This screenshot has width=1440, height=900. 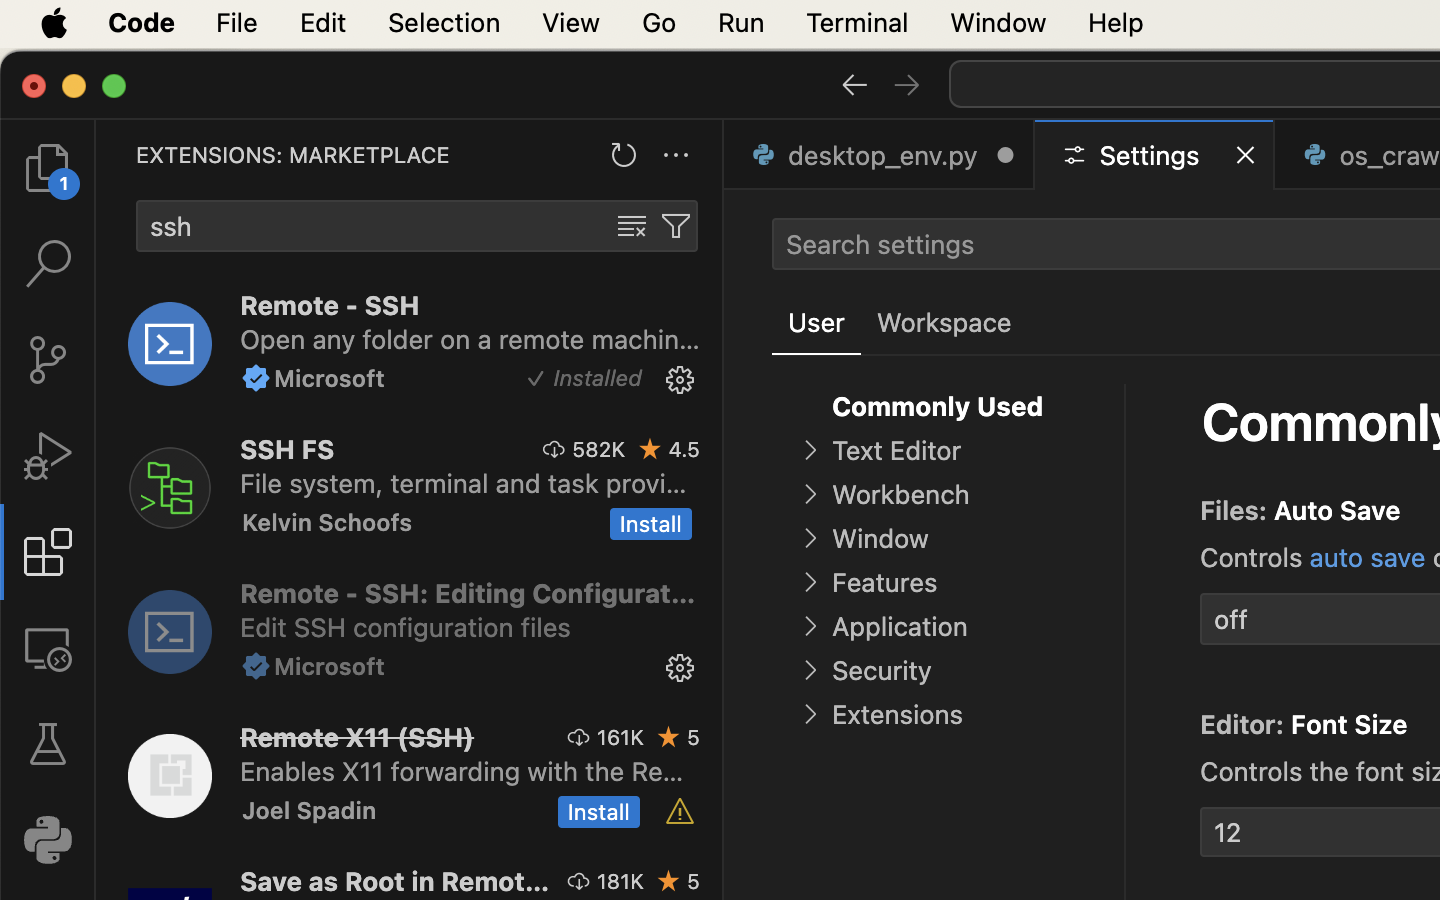 I want to click on '', so click(x=631, y=225).